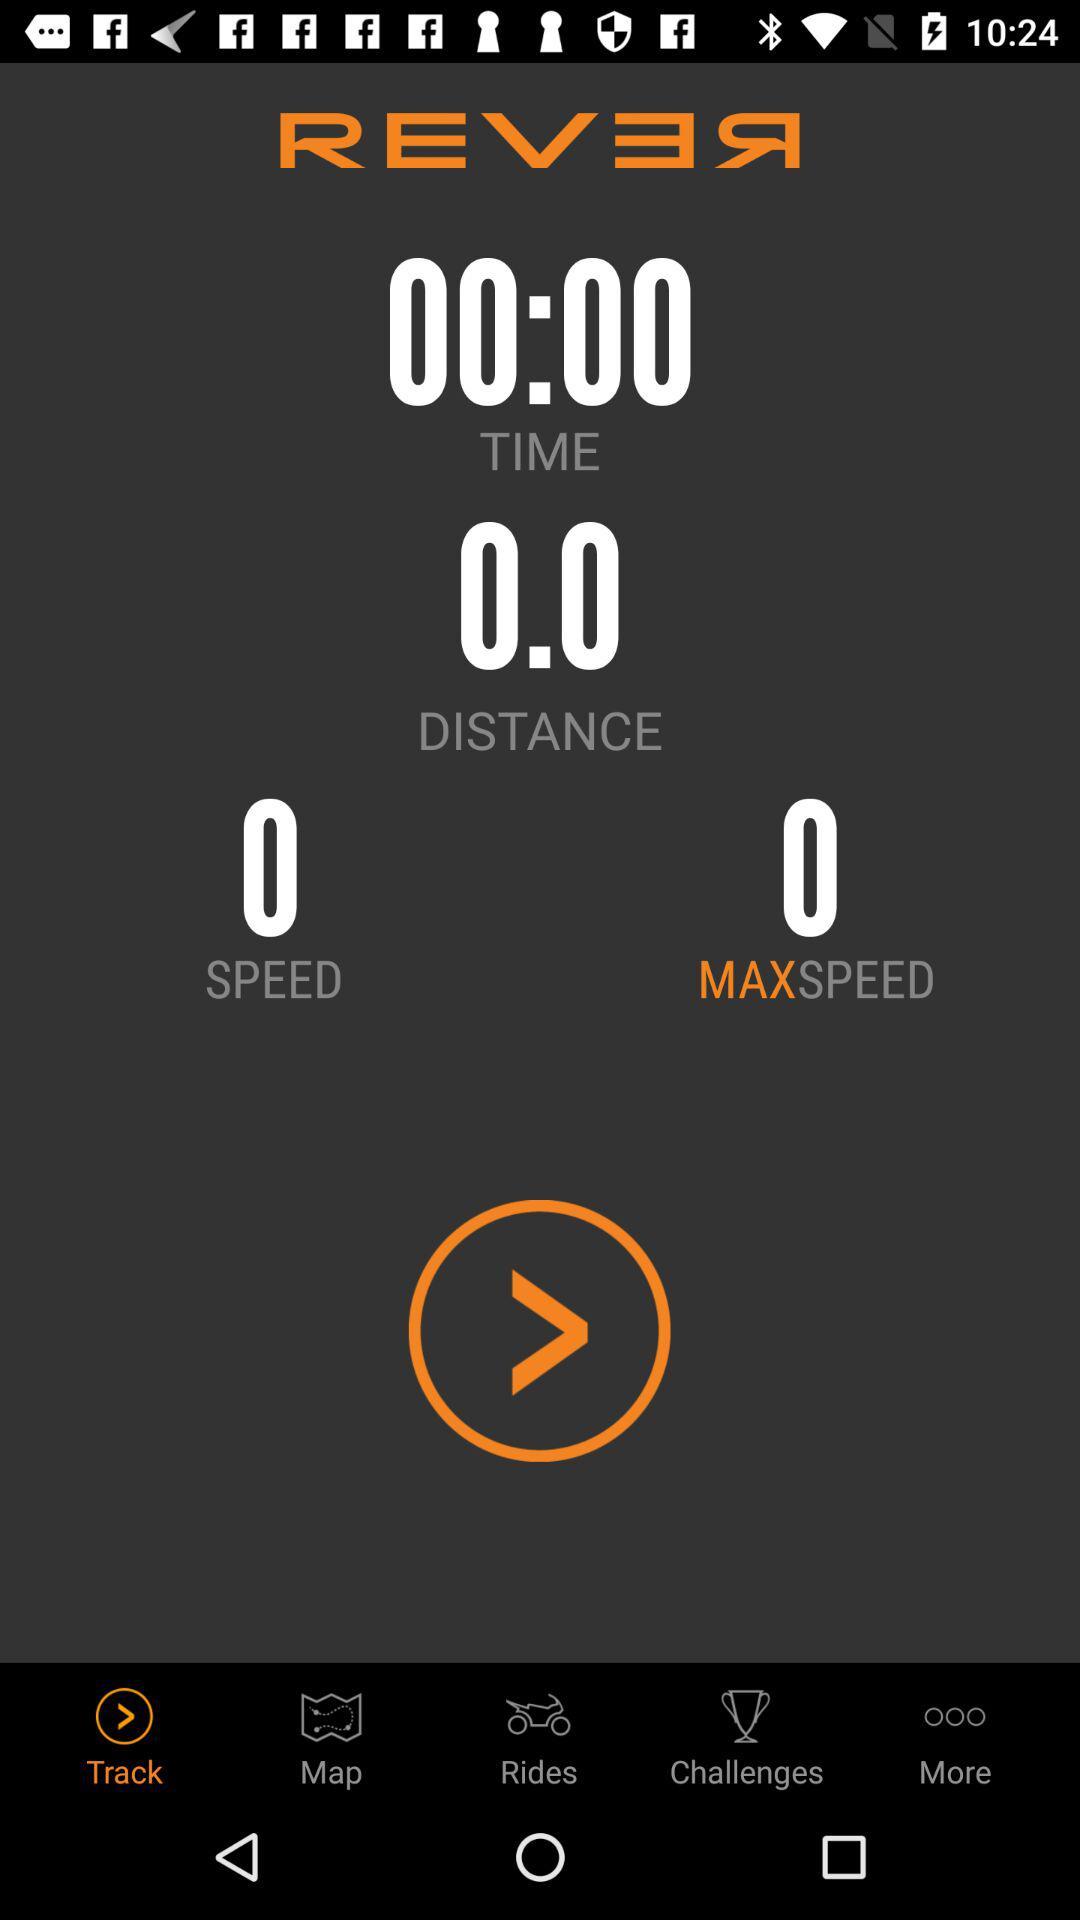 The image size is (1080, 1920). I want to click on rides item, so click(538, 1731).